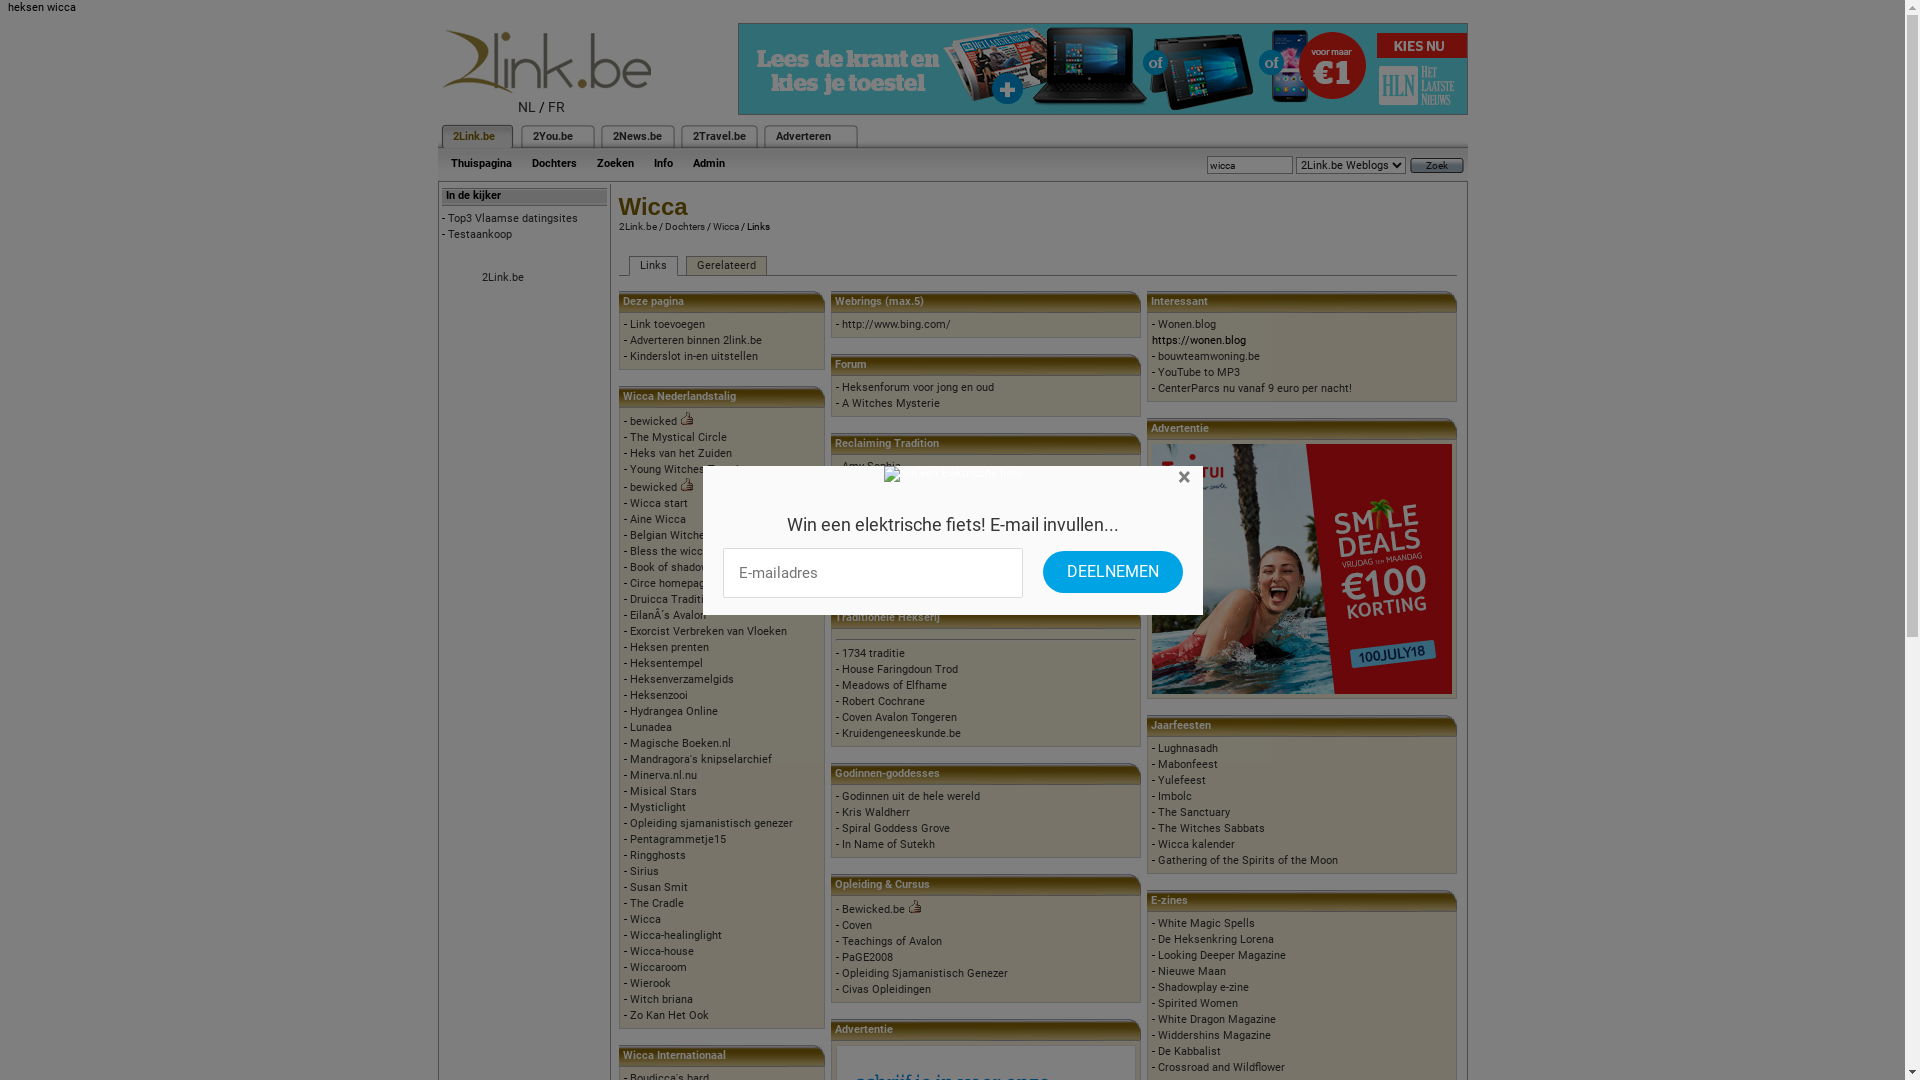  Describe the element at coordinates (890, 403) in the screenshot. I see `'A Witches Mysterie'` at that location.